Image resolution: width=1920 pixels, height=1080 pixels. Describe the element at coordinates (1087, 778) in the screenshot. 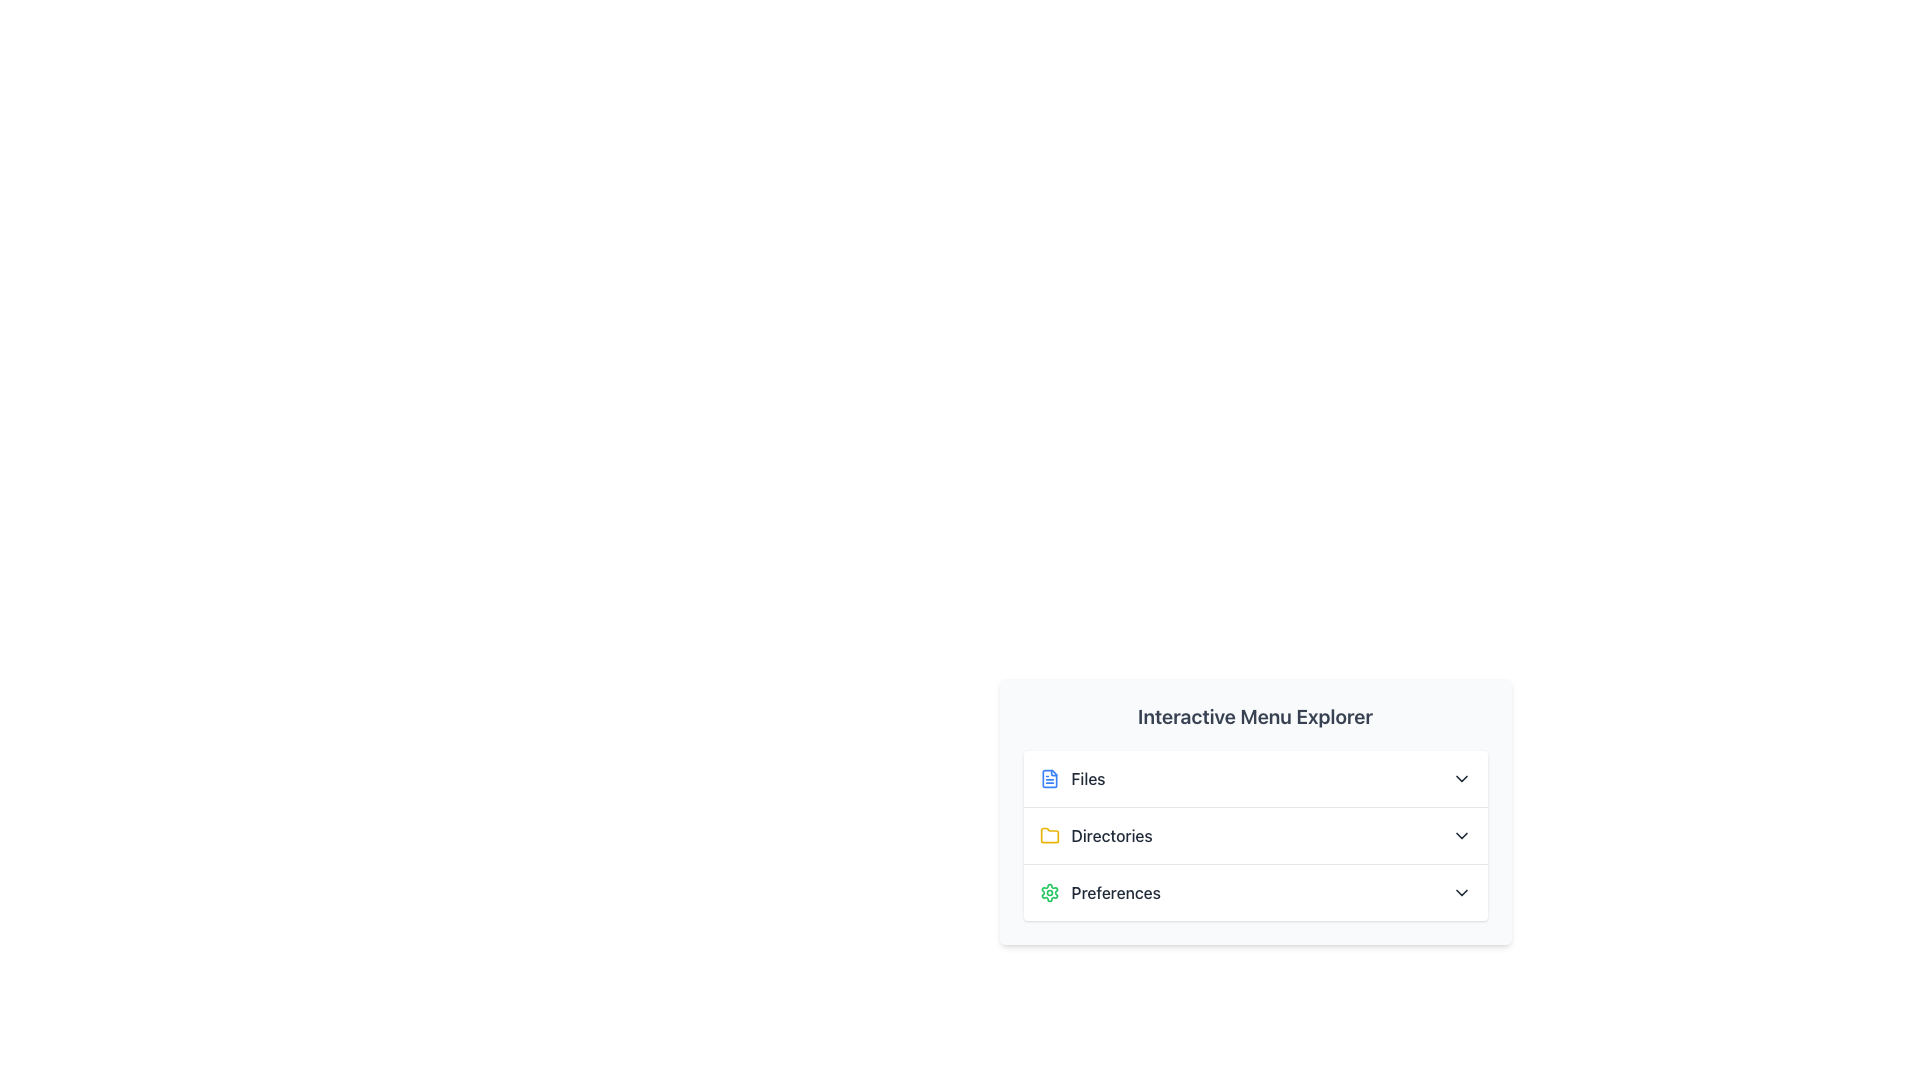

I see `the 'Files' label in the vertical menu below the title 'Interactive Menu Explorer'` at that location.